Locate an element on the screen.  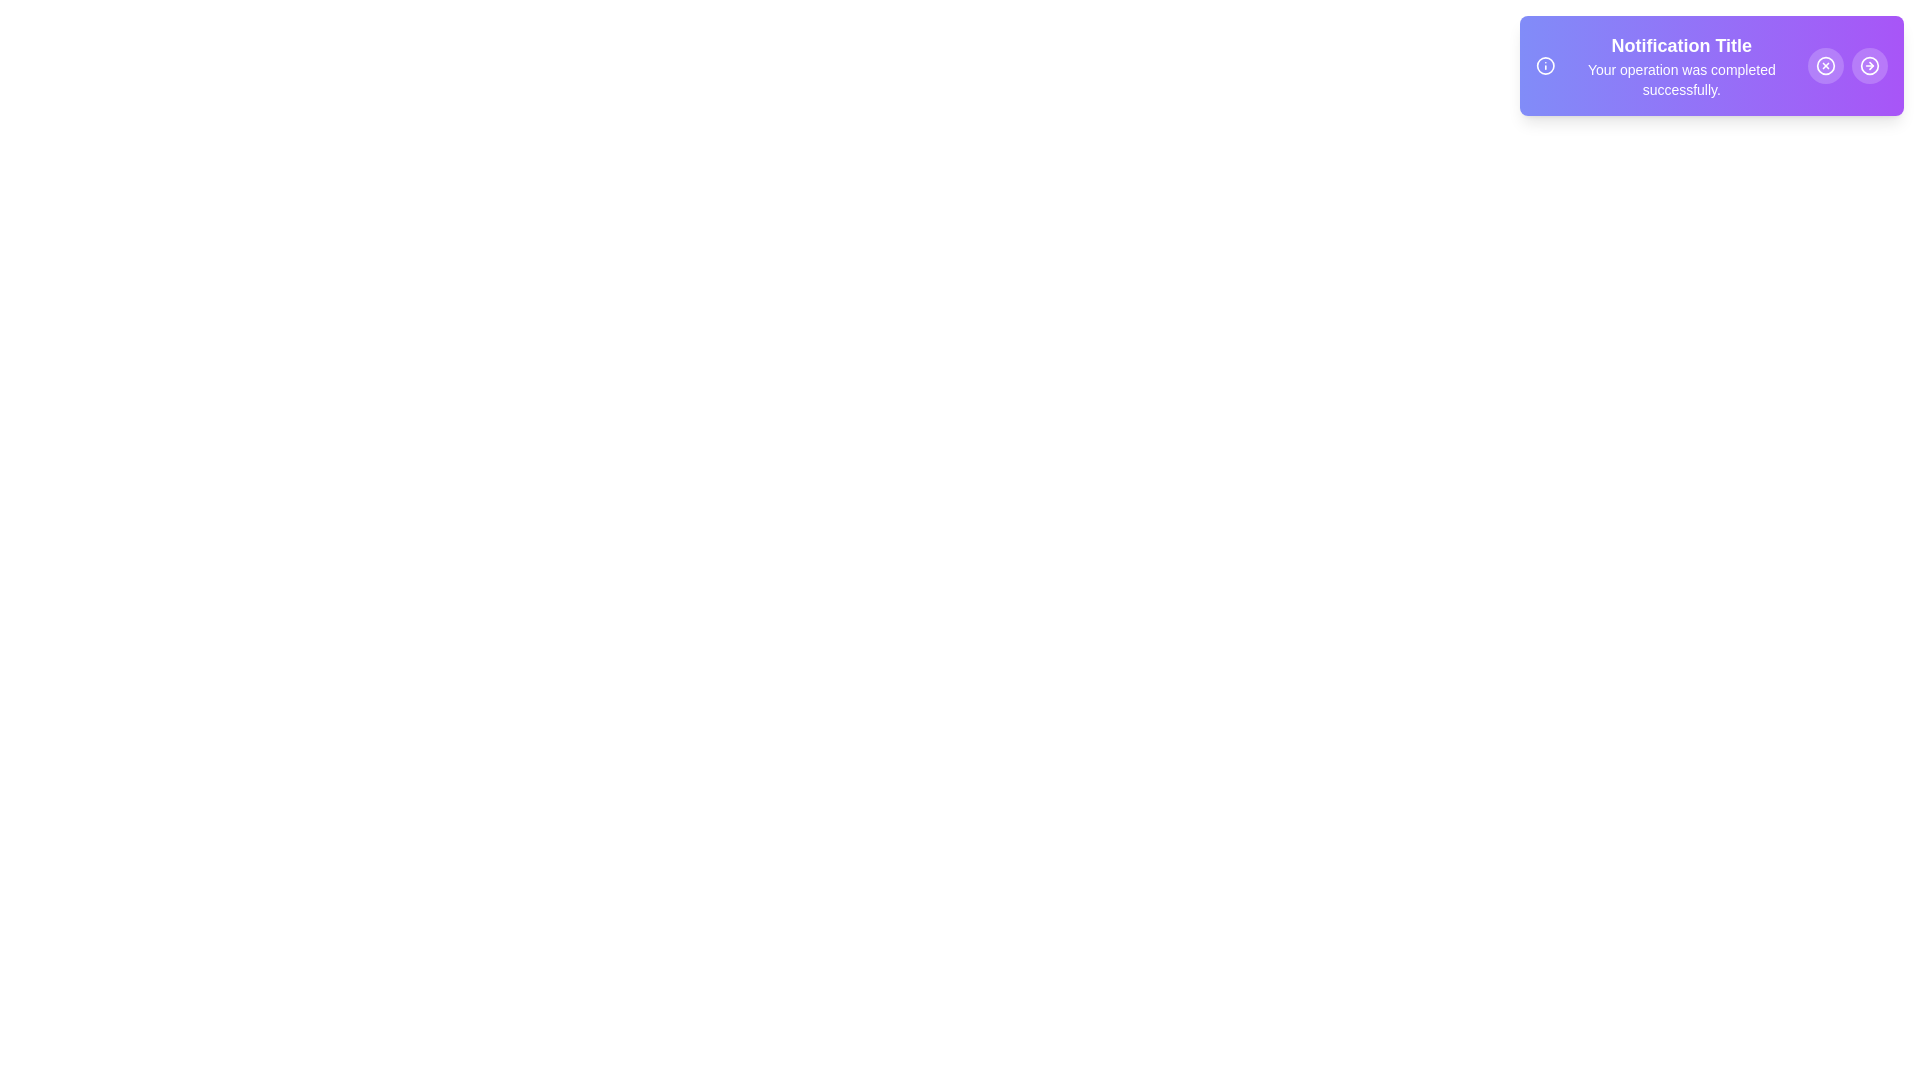
the notification text to interact with it is located at coordinates (1680, 64).